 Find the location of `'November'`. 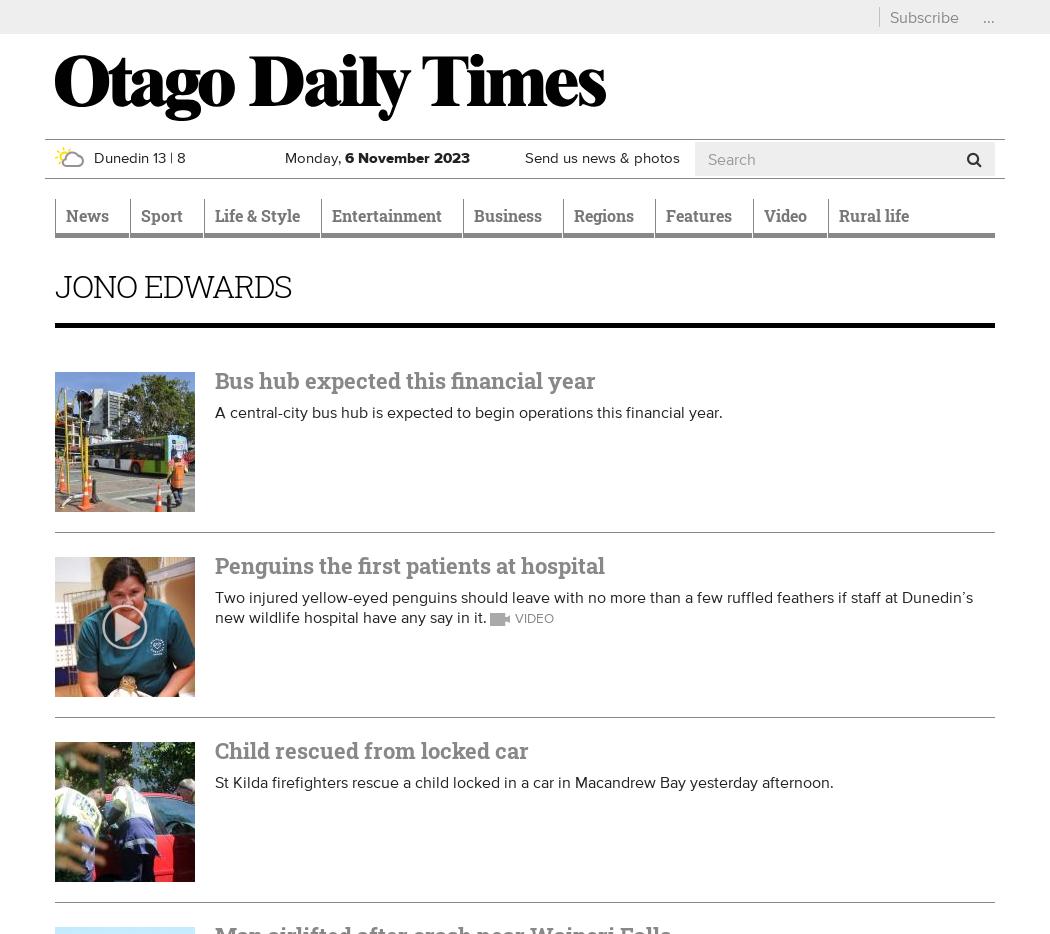

'November' is located at coordinates (393, 158).